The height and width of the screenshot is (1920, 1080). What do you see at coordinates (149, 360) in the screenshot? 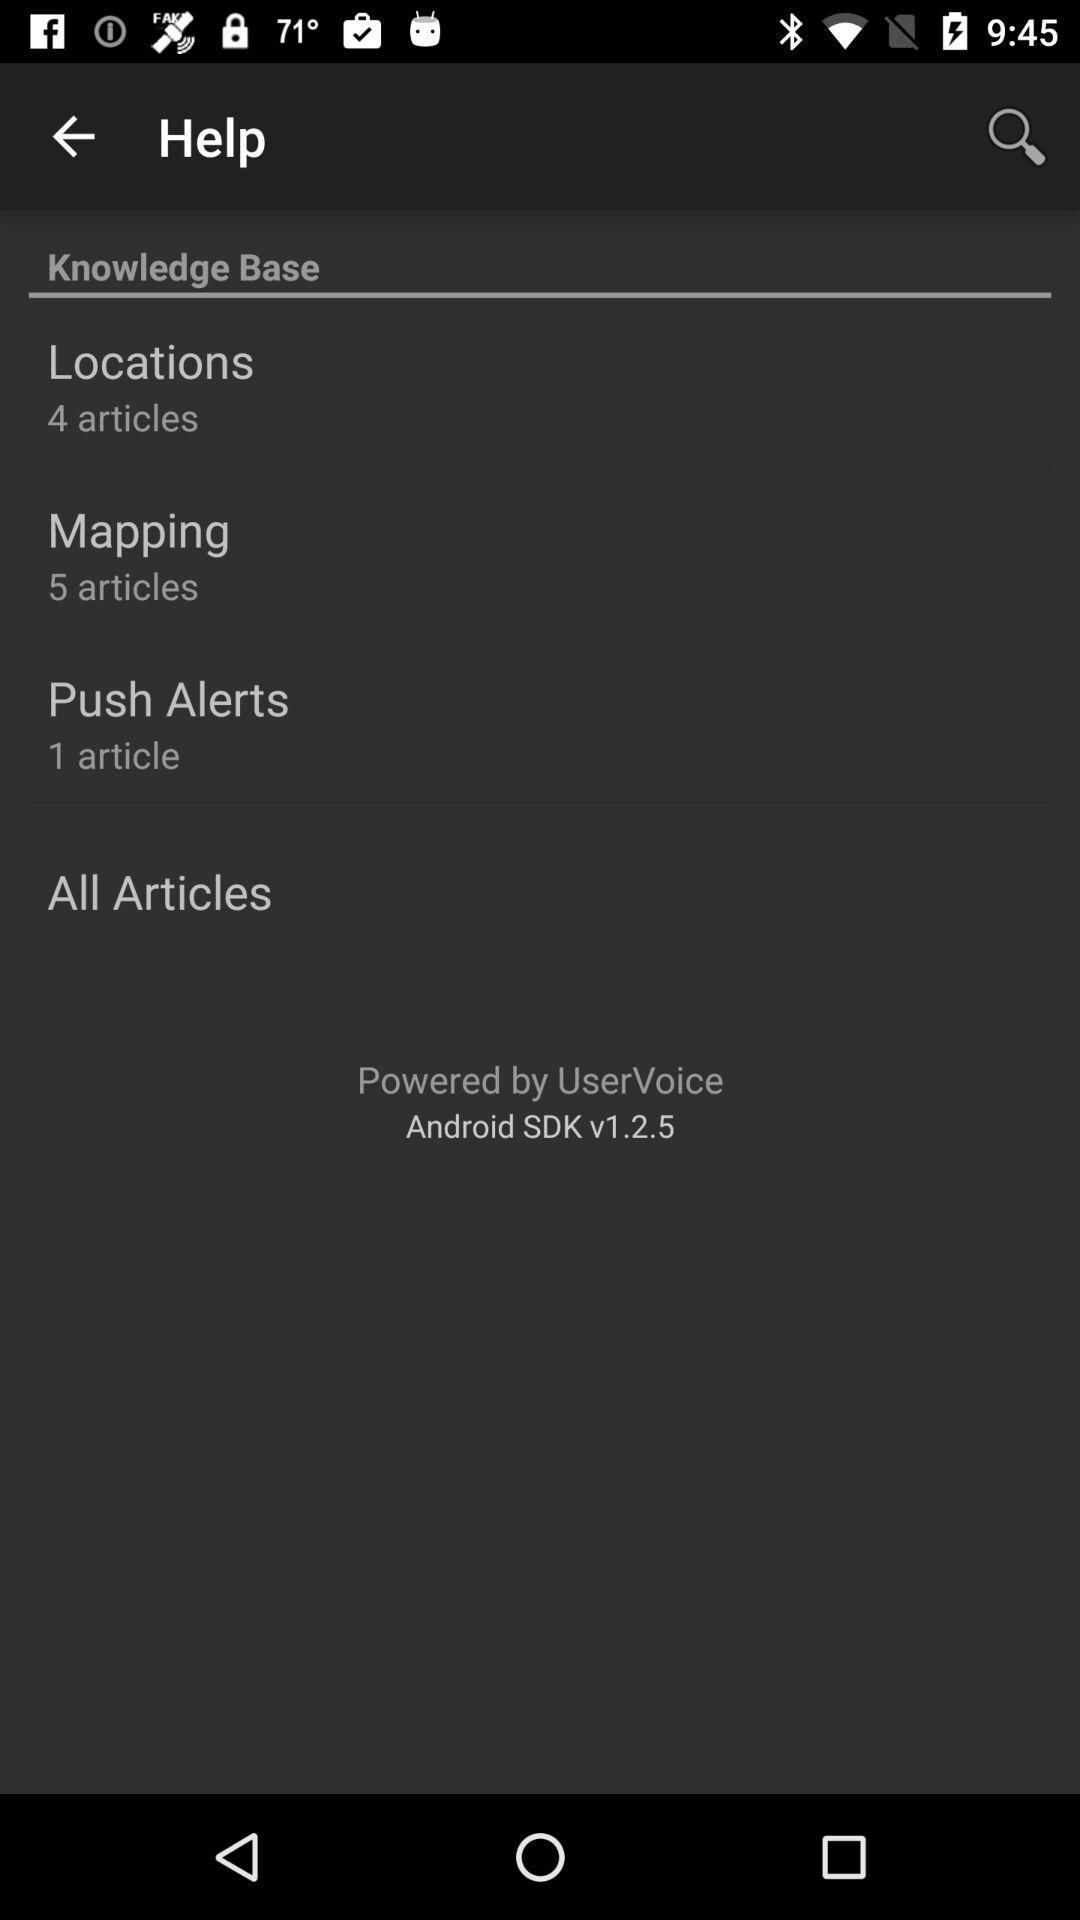
I see `icon above 4 articles icon` at bounding box center [149, 360].